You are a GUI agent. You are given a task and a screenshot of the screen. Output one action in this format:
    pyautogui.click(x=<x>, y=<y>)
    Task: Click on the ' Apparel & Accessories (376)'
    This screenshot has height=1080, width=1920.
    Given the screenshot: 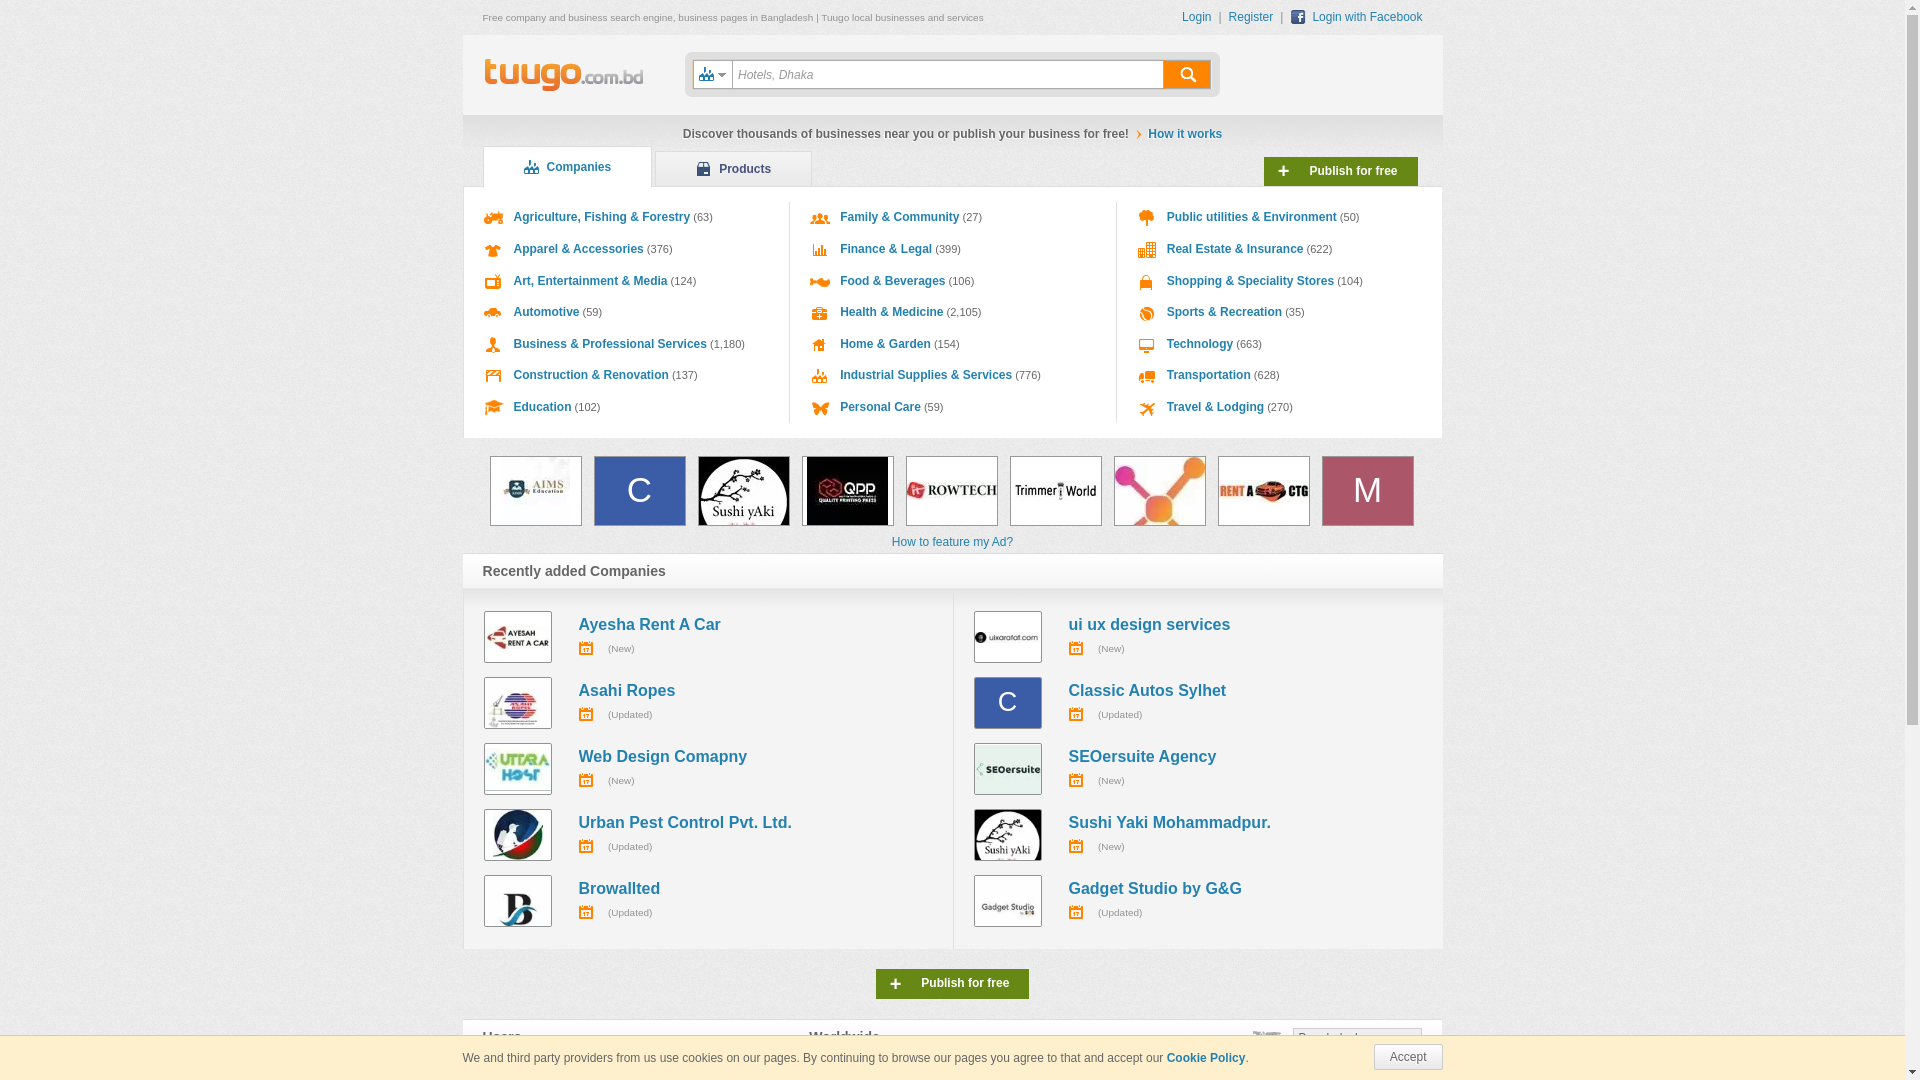 What is the action you would take?
    pyautogui.click(x=626, y=249)
    